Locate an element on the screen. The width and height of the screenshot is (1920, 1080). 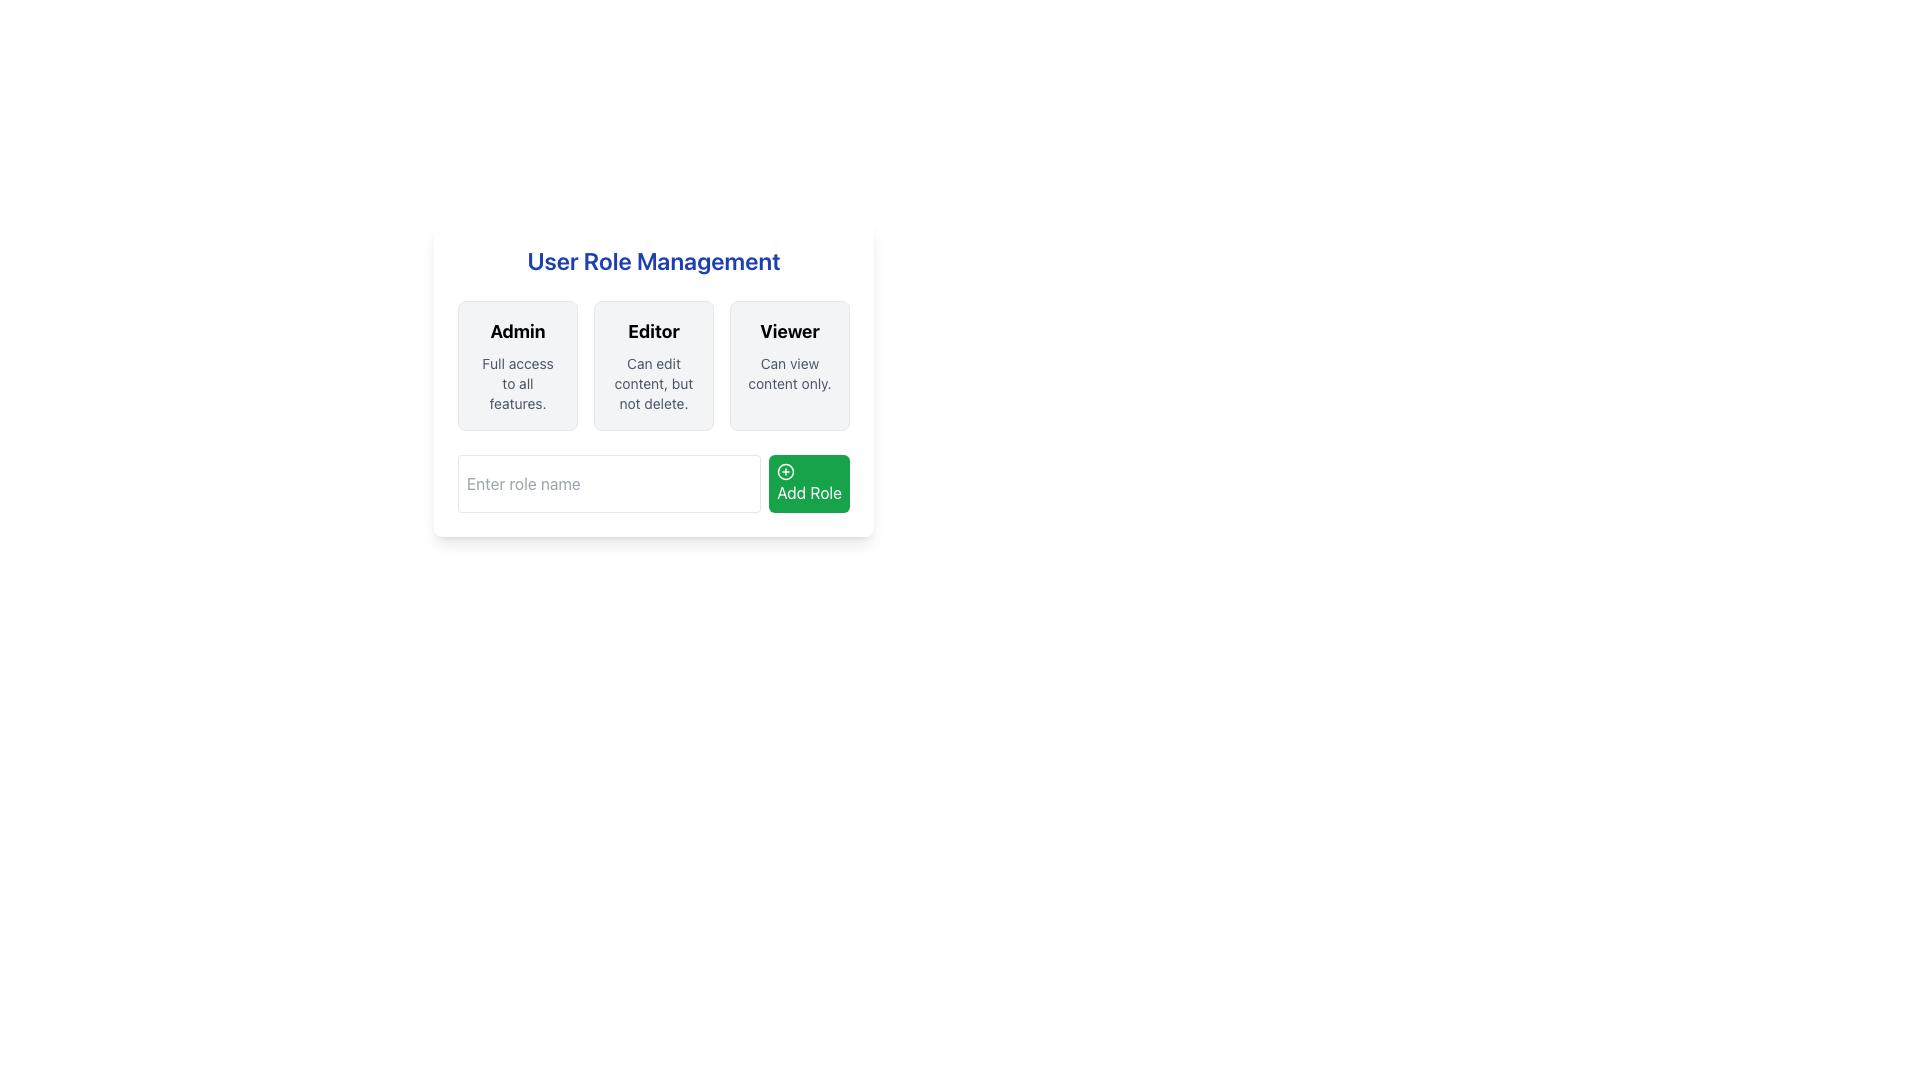
the text label that reads 'Full access to all features.' which is located within the 'Admin' card in the 'User Role Management' section, positioned centrally below the 'Admin' heading is located at coordinates (518, 384).